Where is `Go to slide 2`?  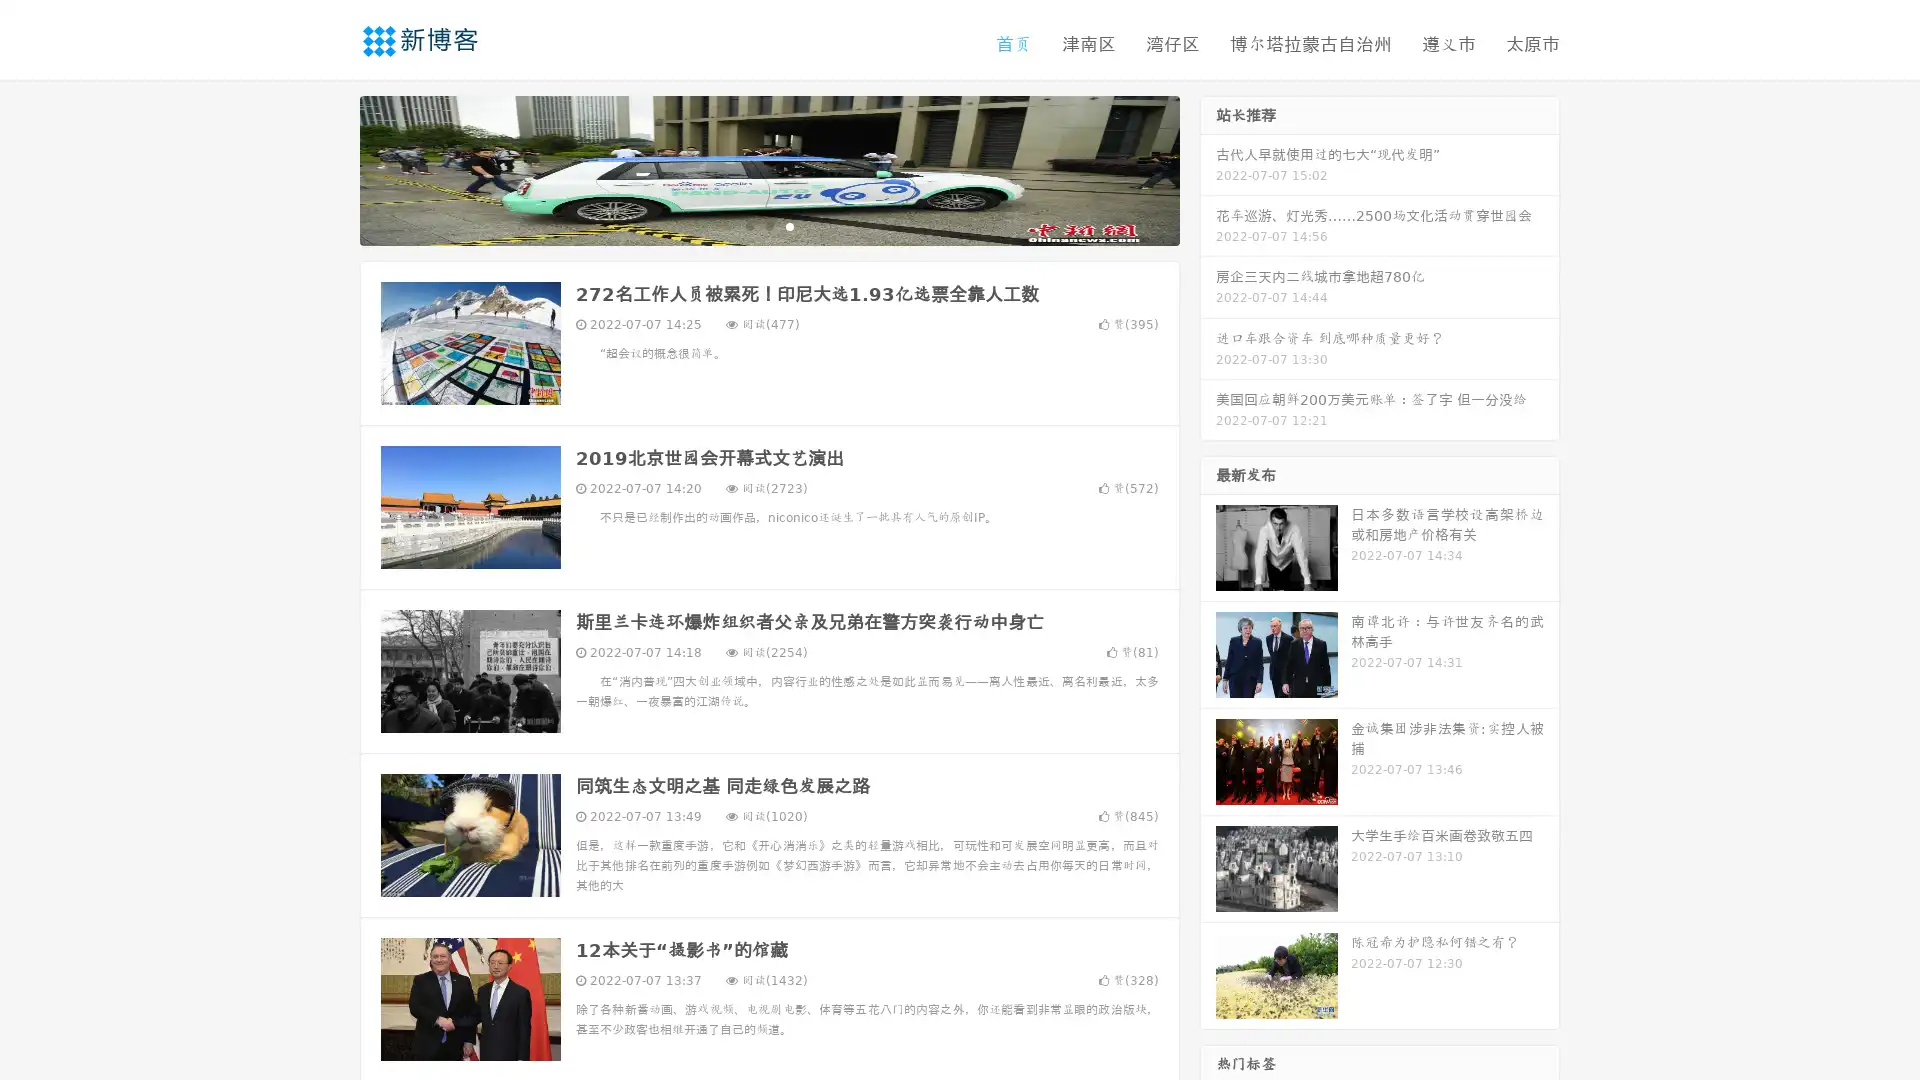
Go to slide 2 is located at coordinates (768, 225).